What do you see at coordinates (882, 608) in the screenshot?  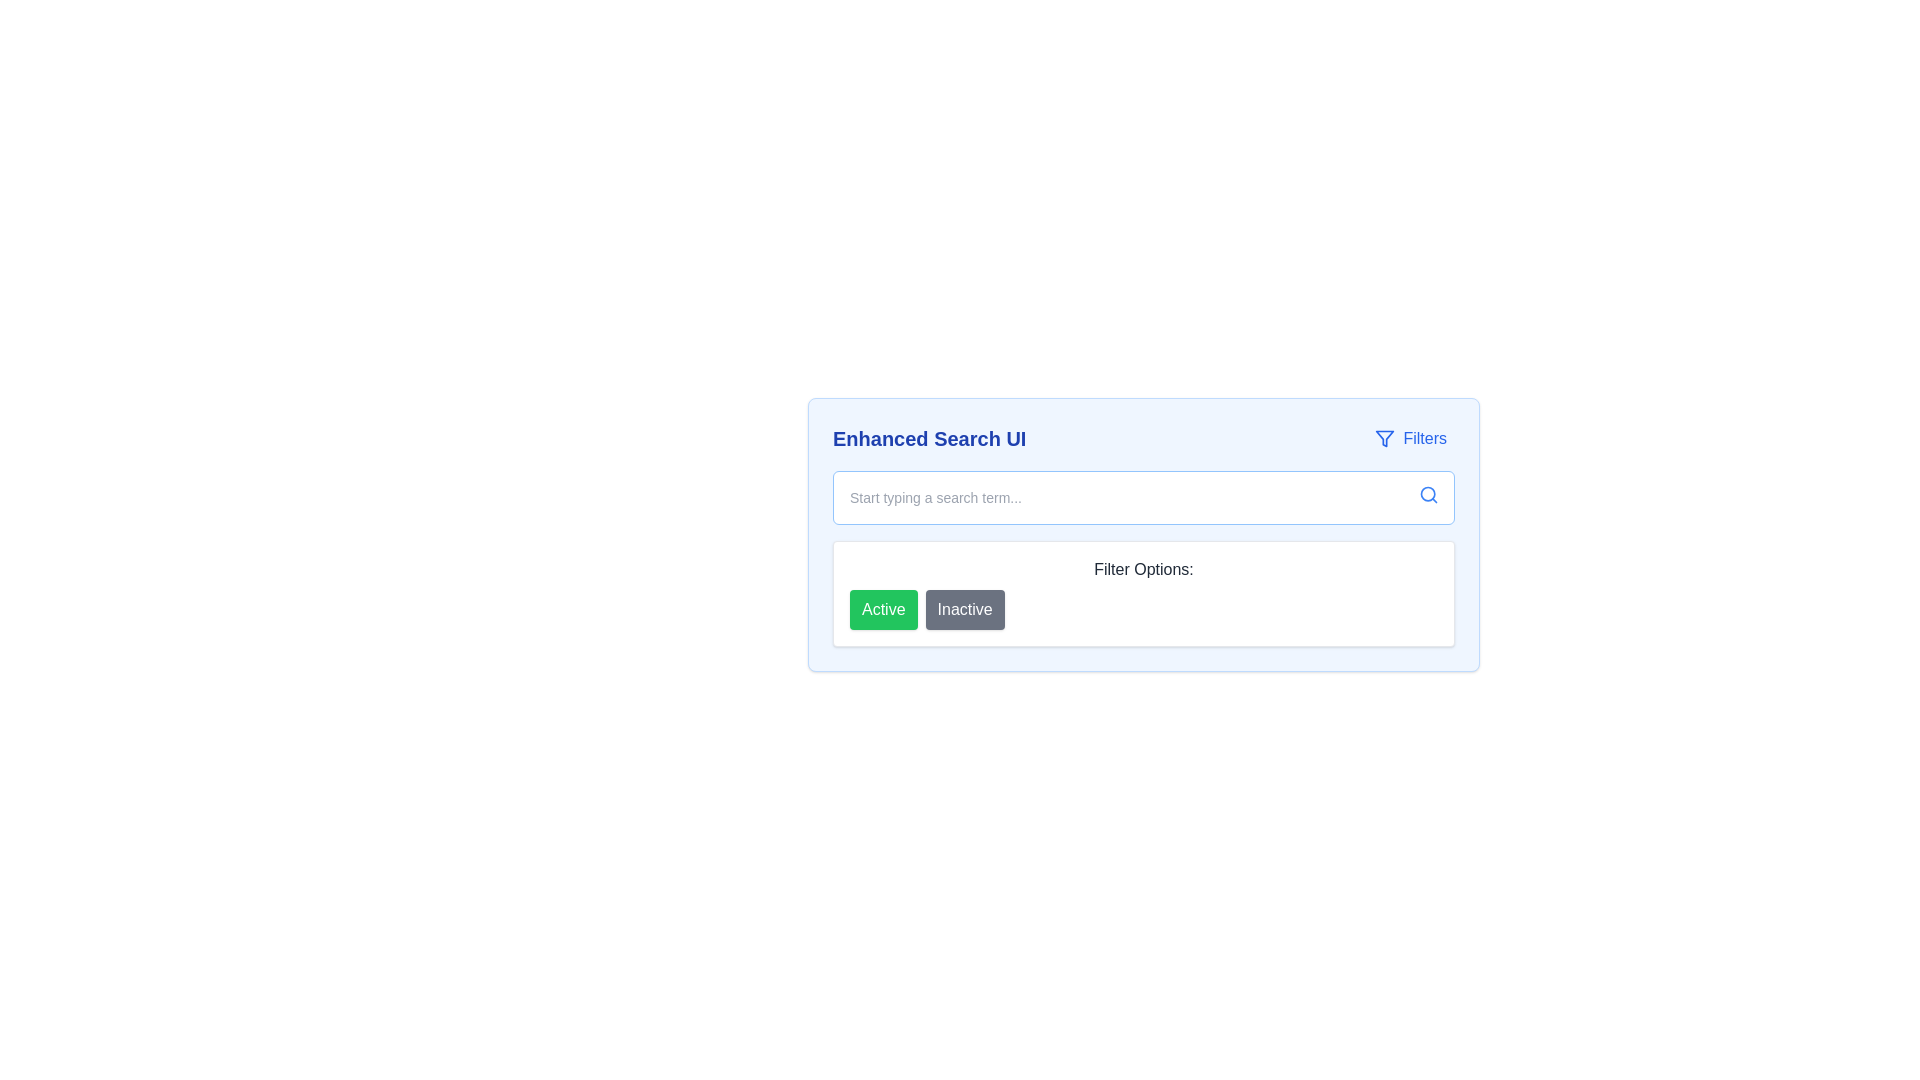 I see `the 'Active' button, which is a rectangular button with rounded corners and a vibrant green background` at bounding box center [882, 608].